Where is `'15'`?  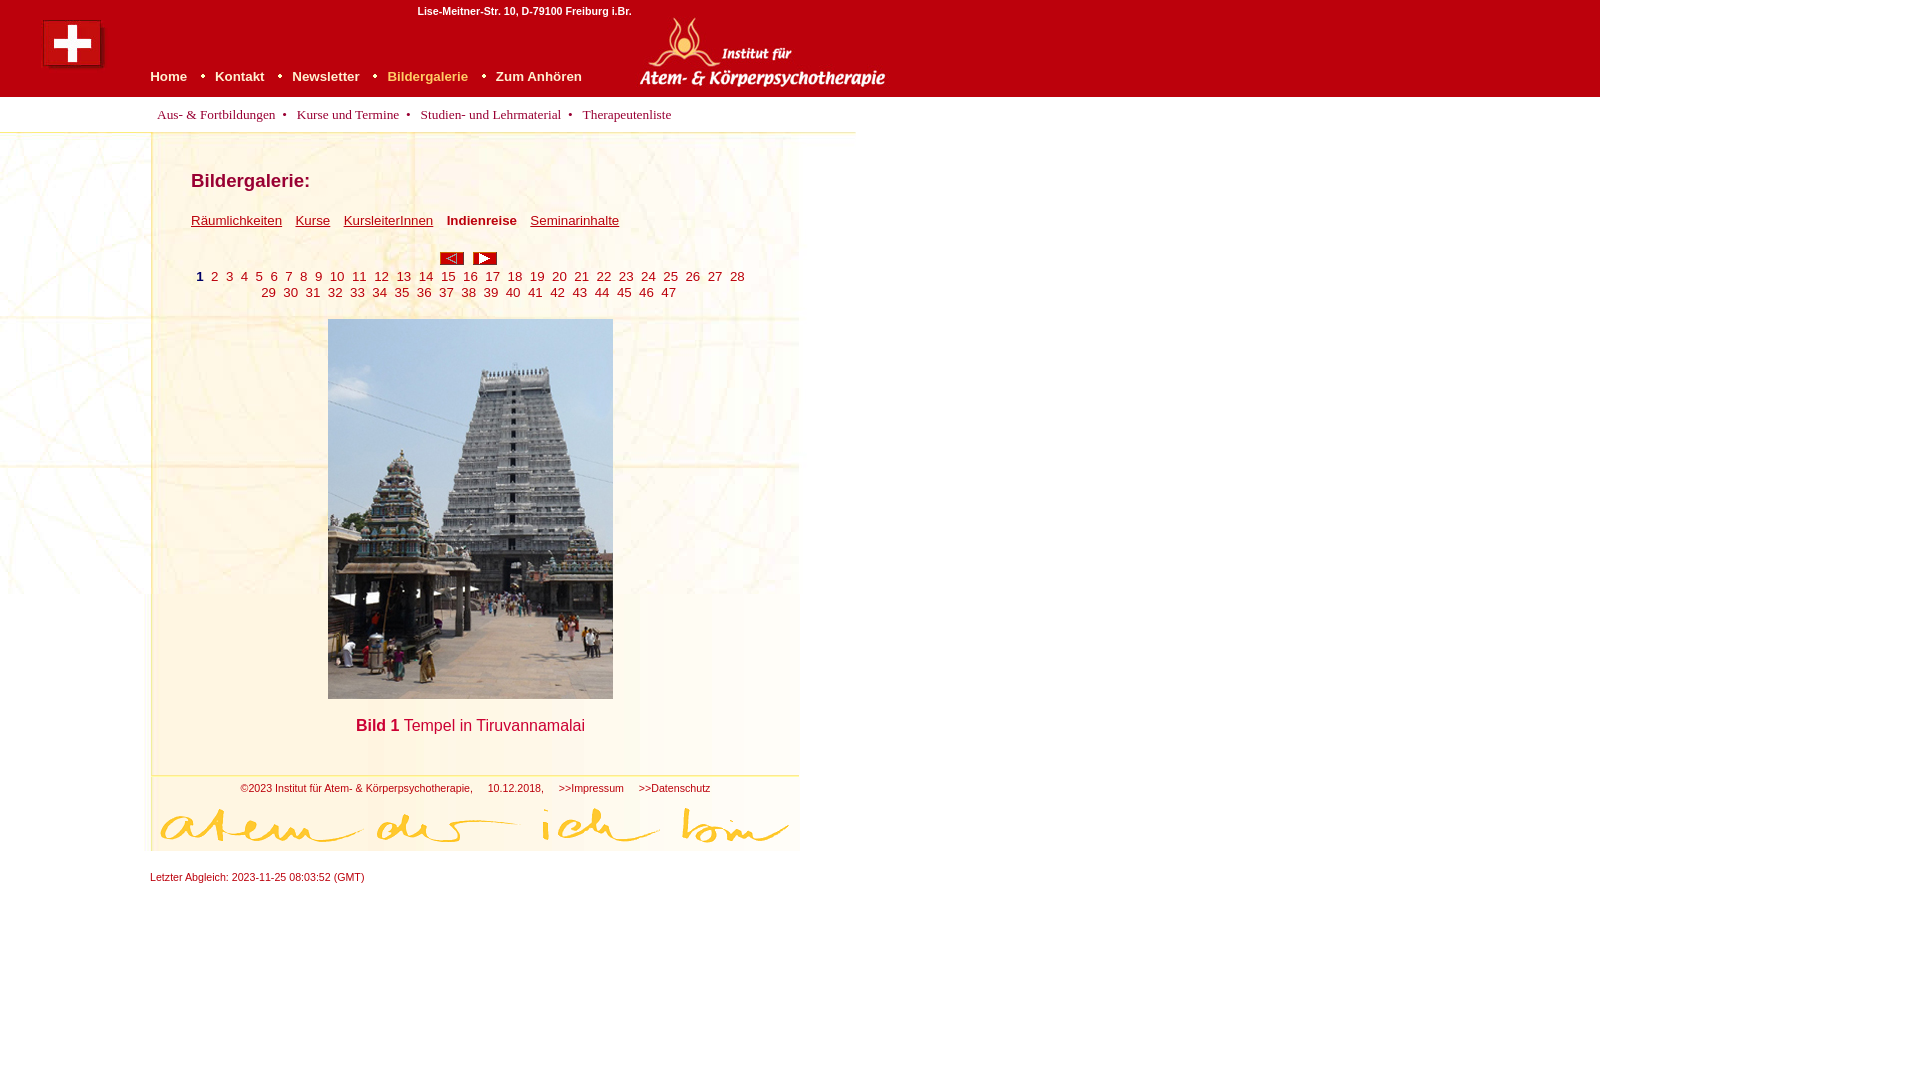 '15' is located at coordinates (447, 276).